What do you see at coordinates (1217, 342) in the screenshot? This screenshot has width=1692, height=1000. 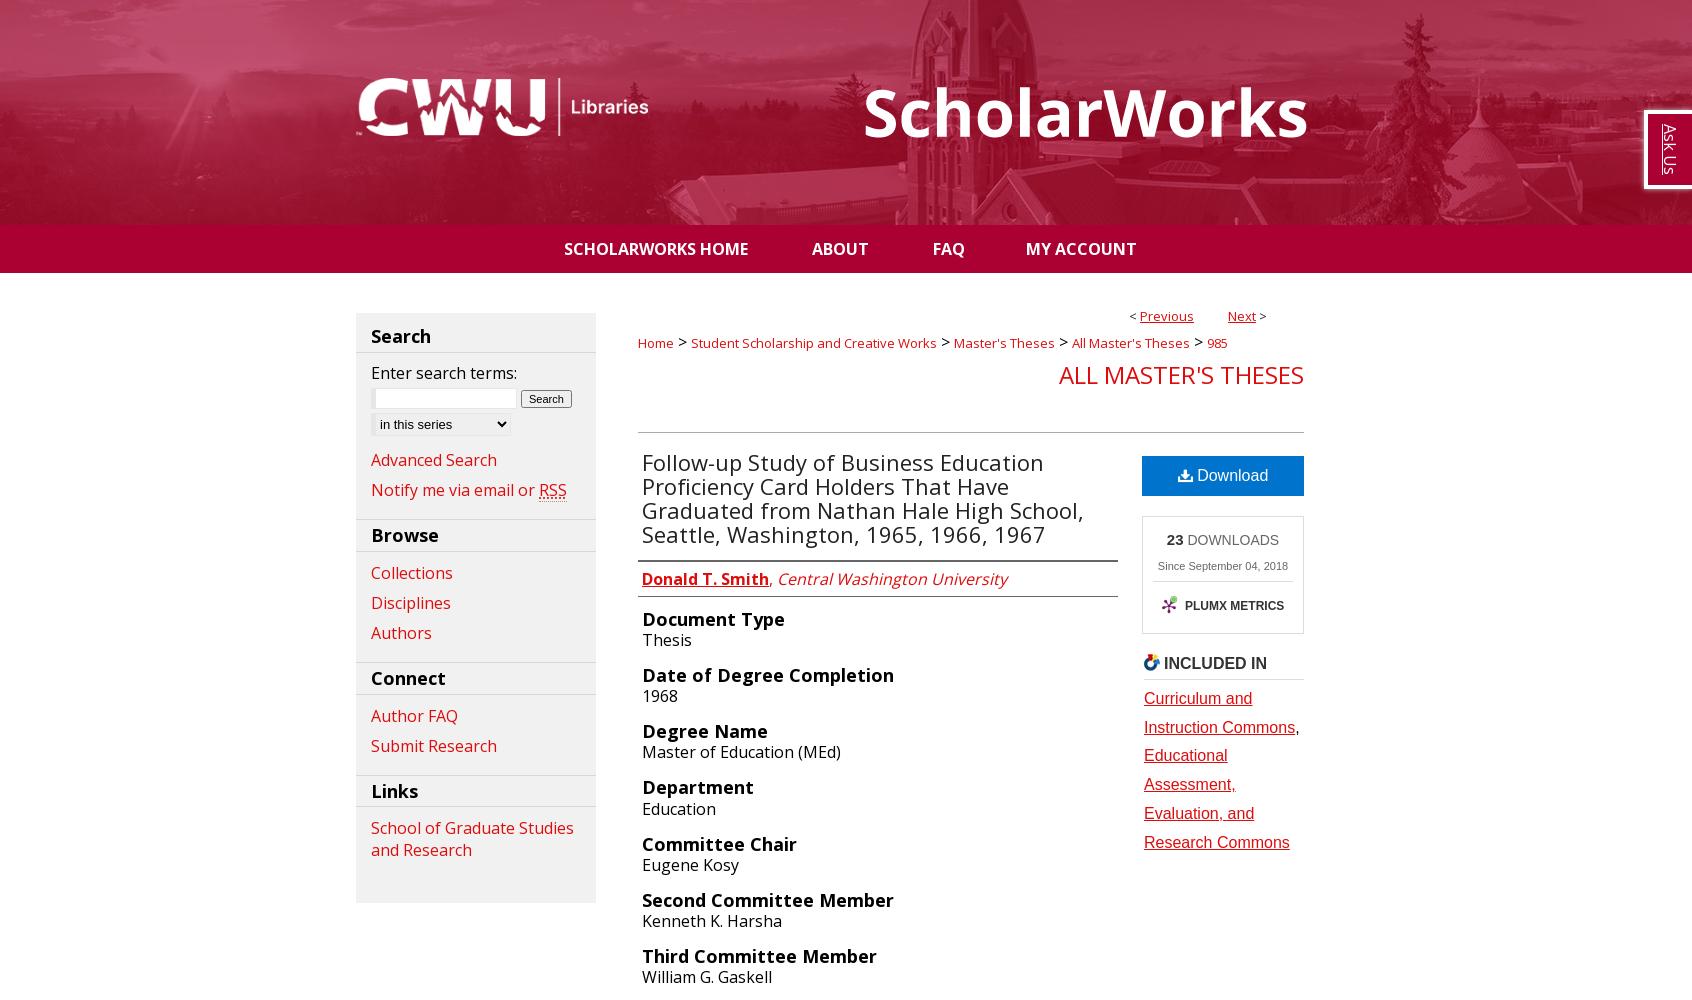 I see `'985'` at bounding box center [1217, 342].